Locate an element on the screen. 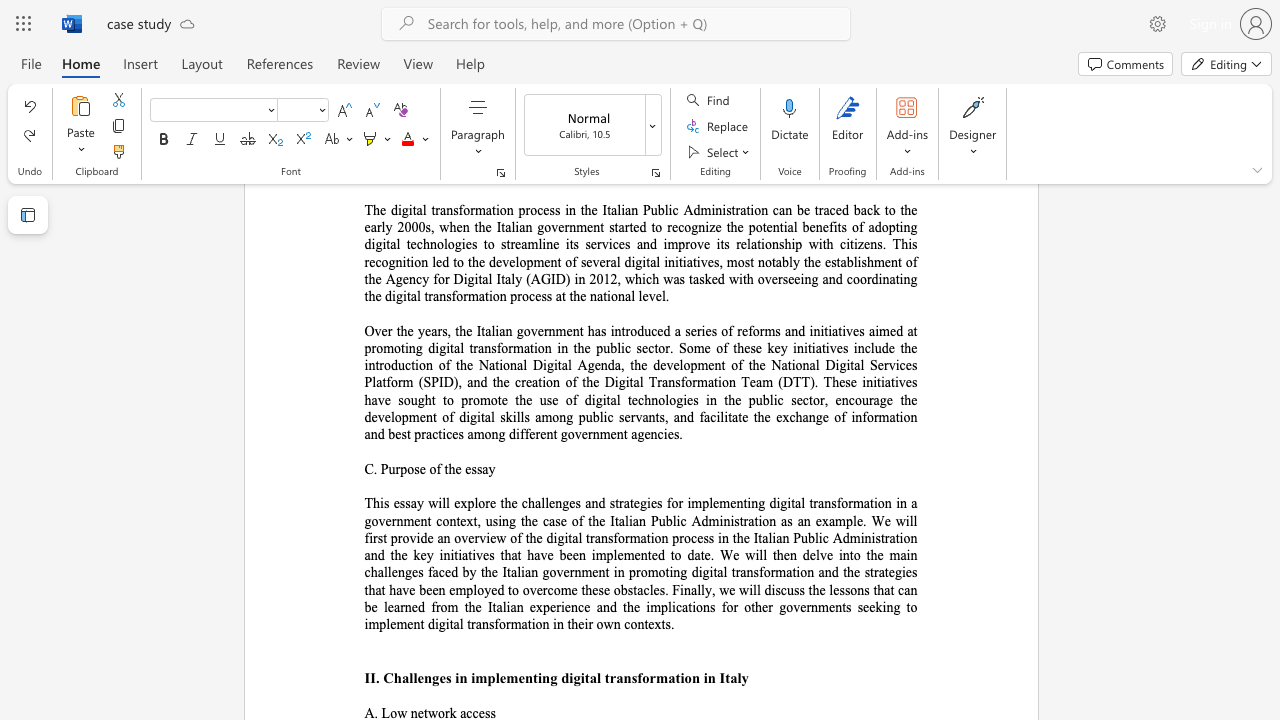 The height and width of the screenshot is (720, 1280). the subset text "formation i" within the text "overcome these obstacles. Finally, we will discuss the lessons that can be learned from the Italian experience and the implications for other governments seeking to implement digital transformation in their own contexts." is located at coordinates (494, 623).